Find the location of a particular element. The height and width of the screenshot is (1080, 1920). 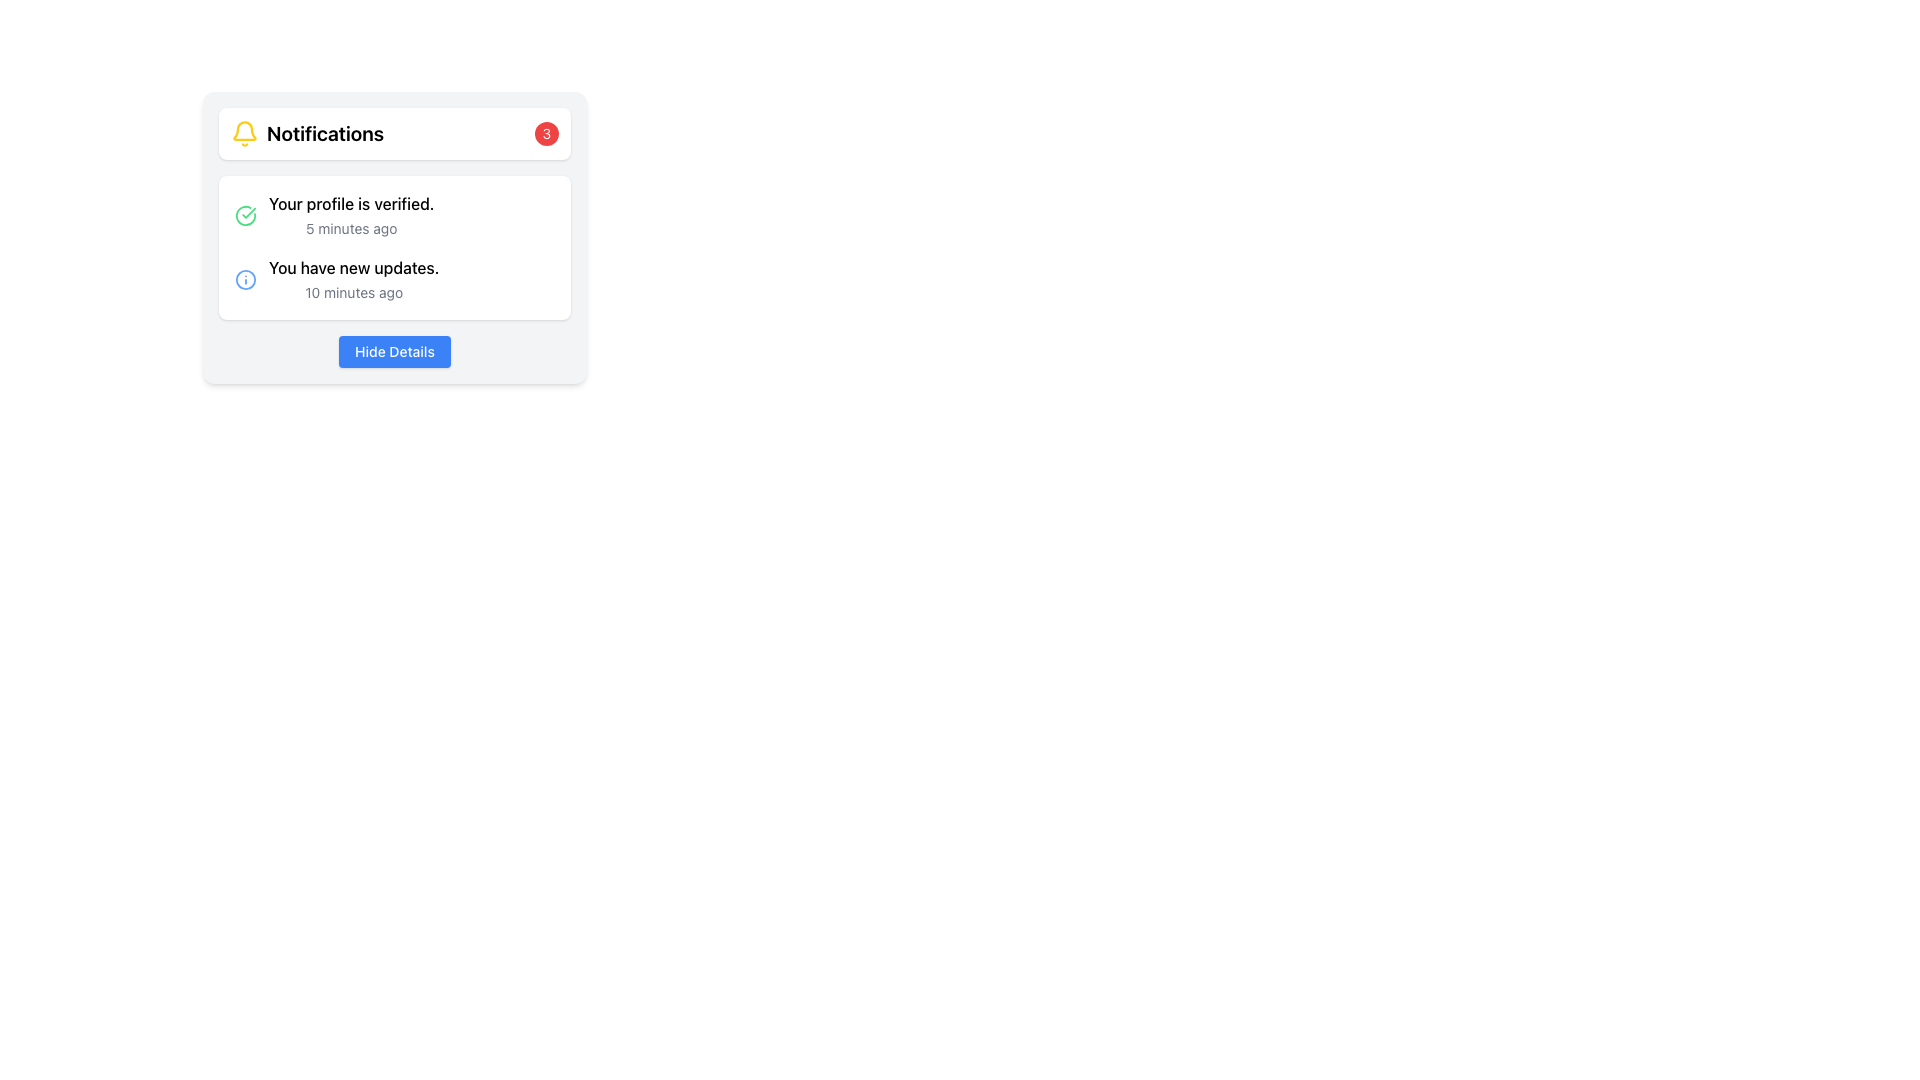

the text element that reads 'You have new updates.' which is prominently displayed in the notification module, located beneath 'Your profile is verified.' is located at coordinates (354, 266).